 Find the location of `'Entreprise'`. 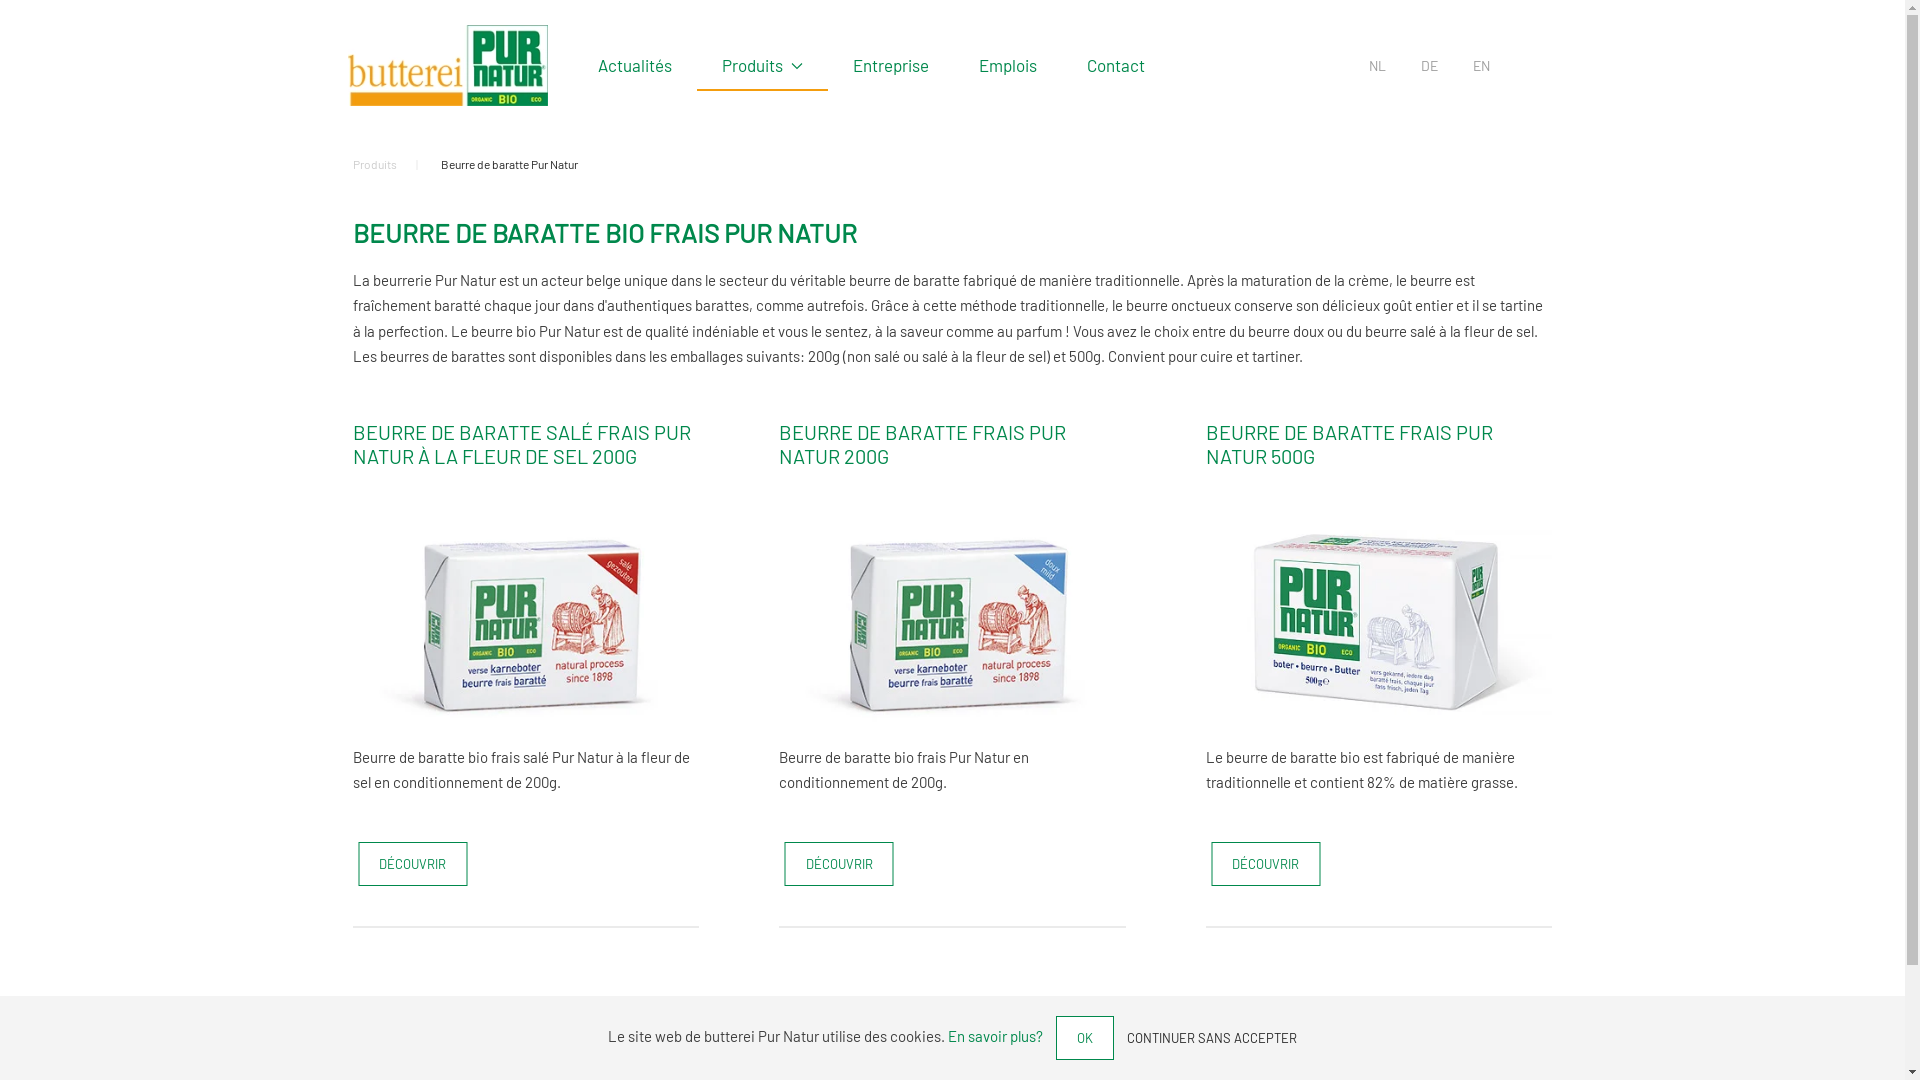

'Entreprise' is located at coordinates (890, 64).